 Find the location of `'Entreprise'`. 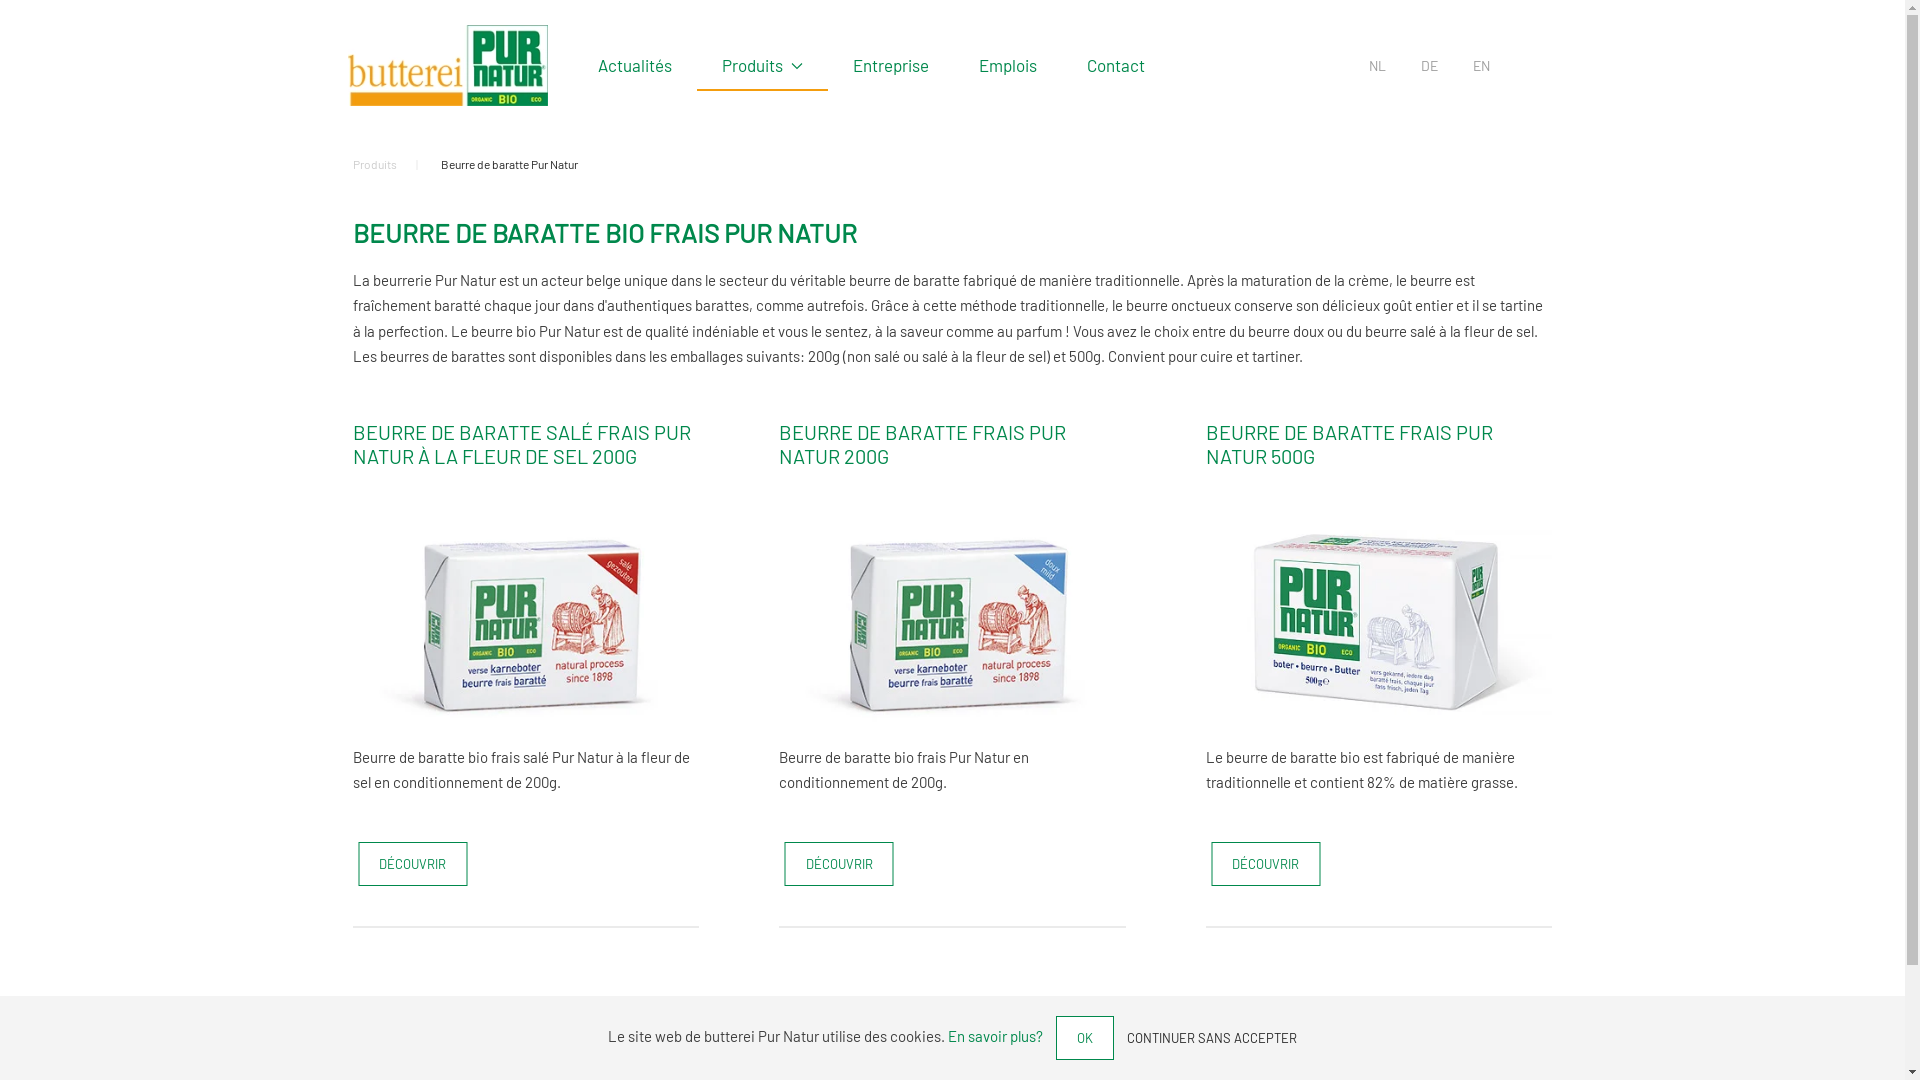

'Entreprise' is located at coordinates (890, 64).